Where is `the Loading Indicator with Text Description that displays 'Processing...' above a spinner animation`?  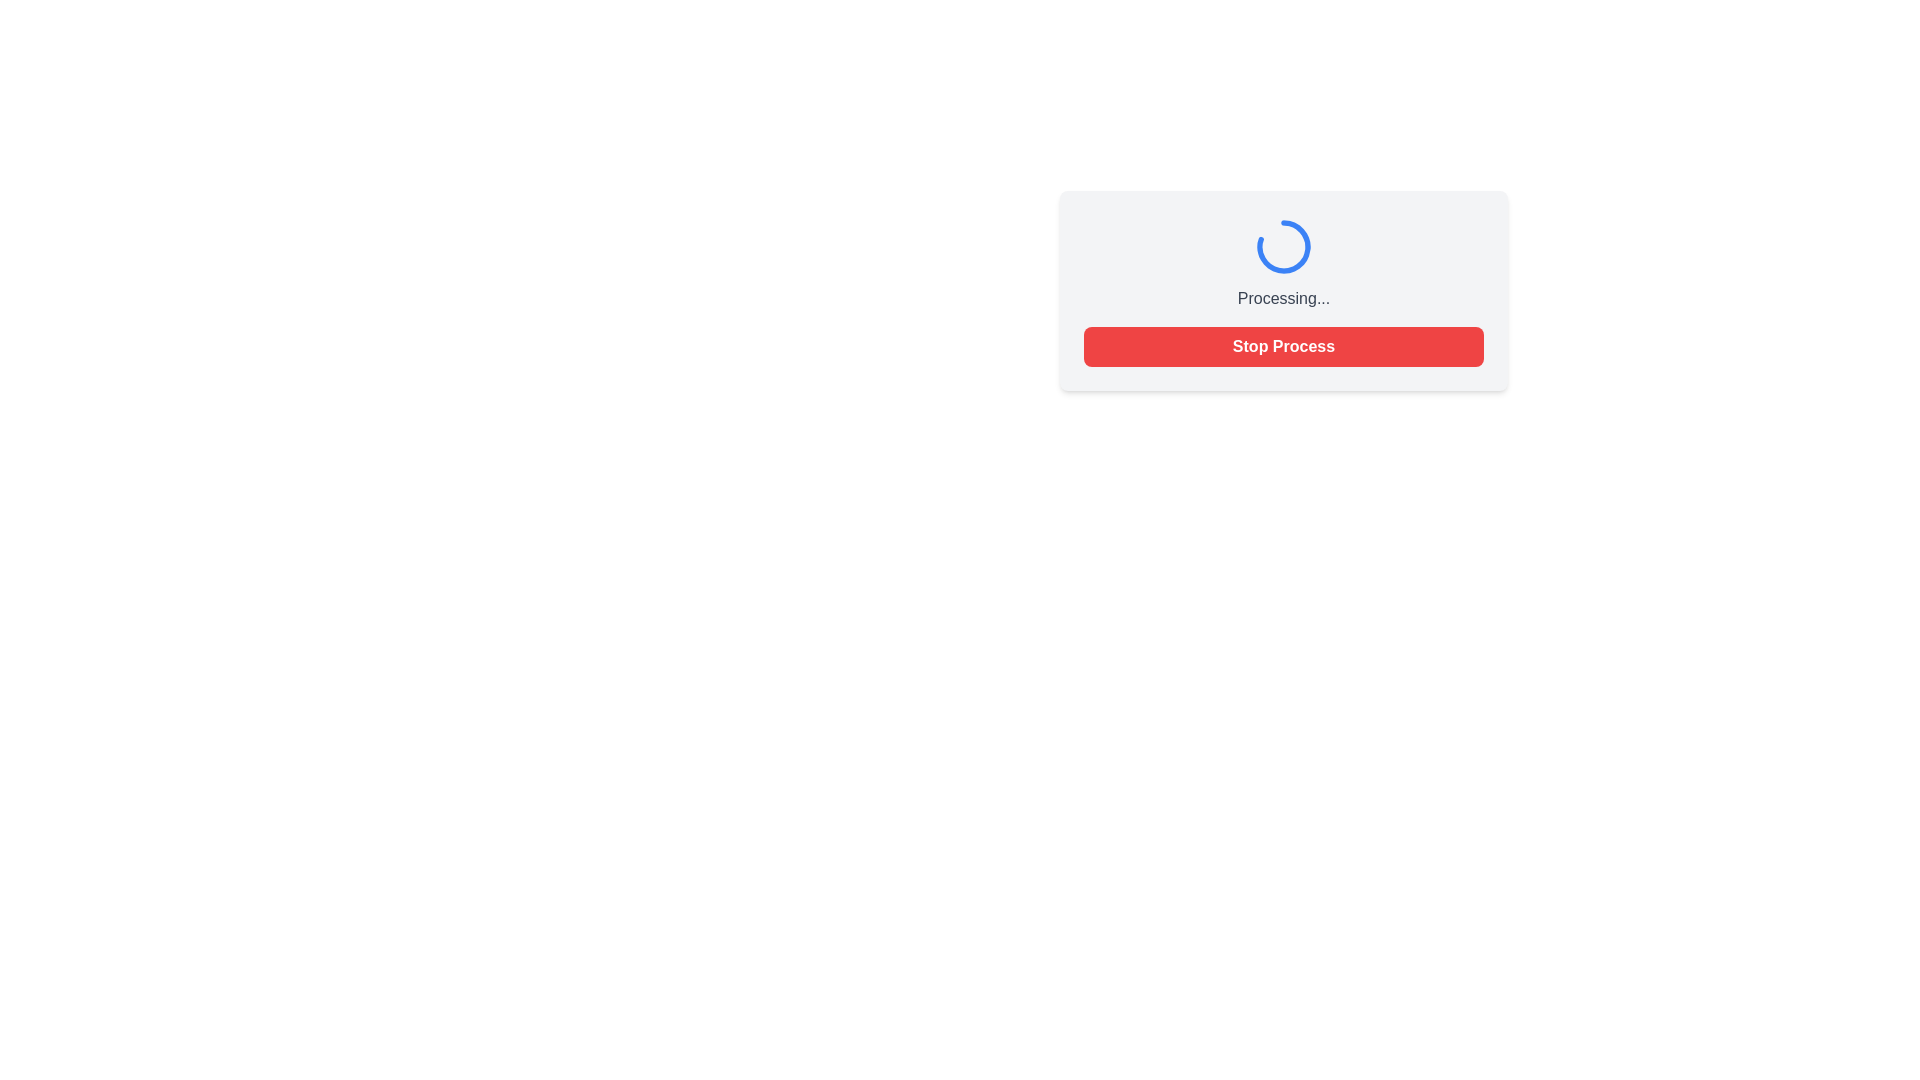
the Loading Indicator with Text Description that displays 'Processing...' above a spinner animation is located at coordinates (1283, 261).